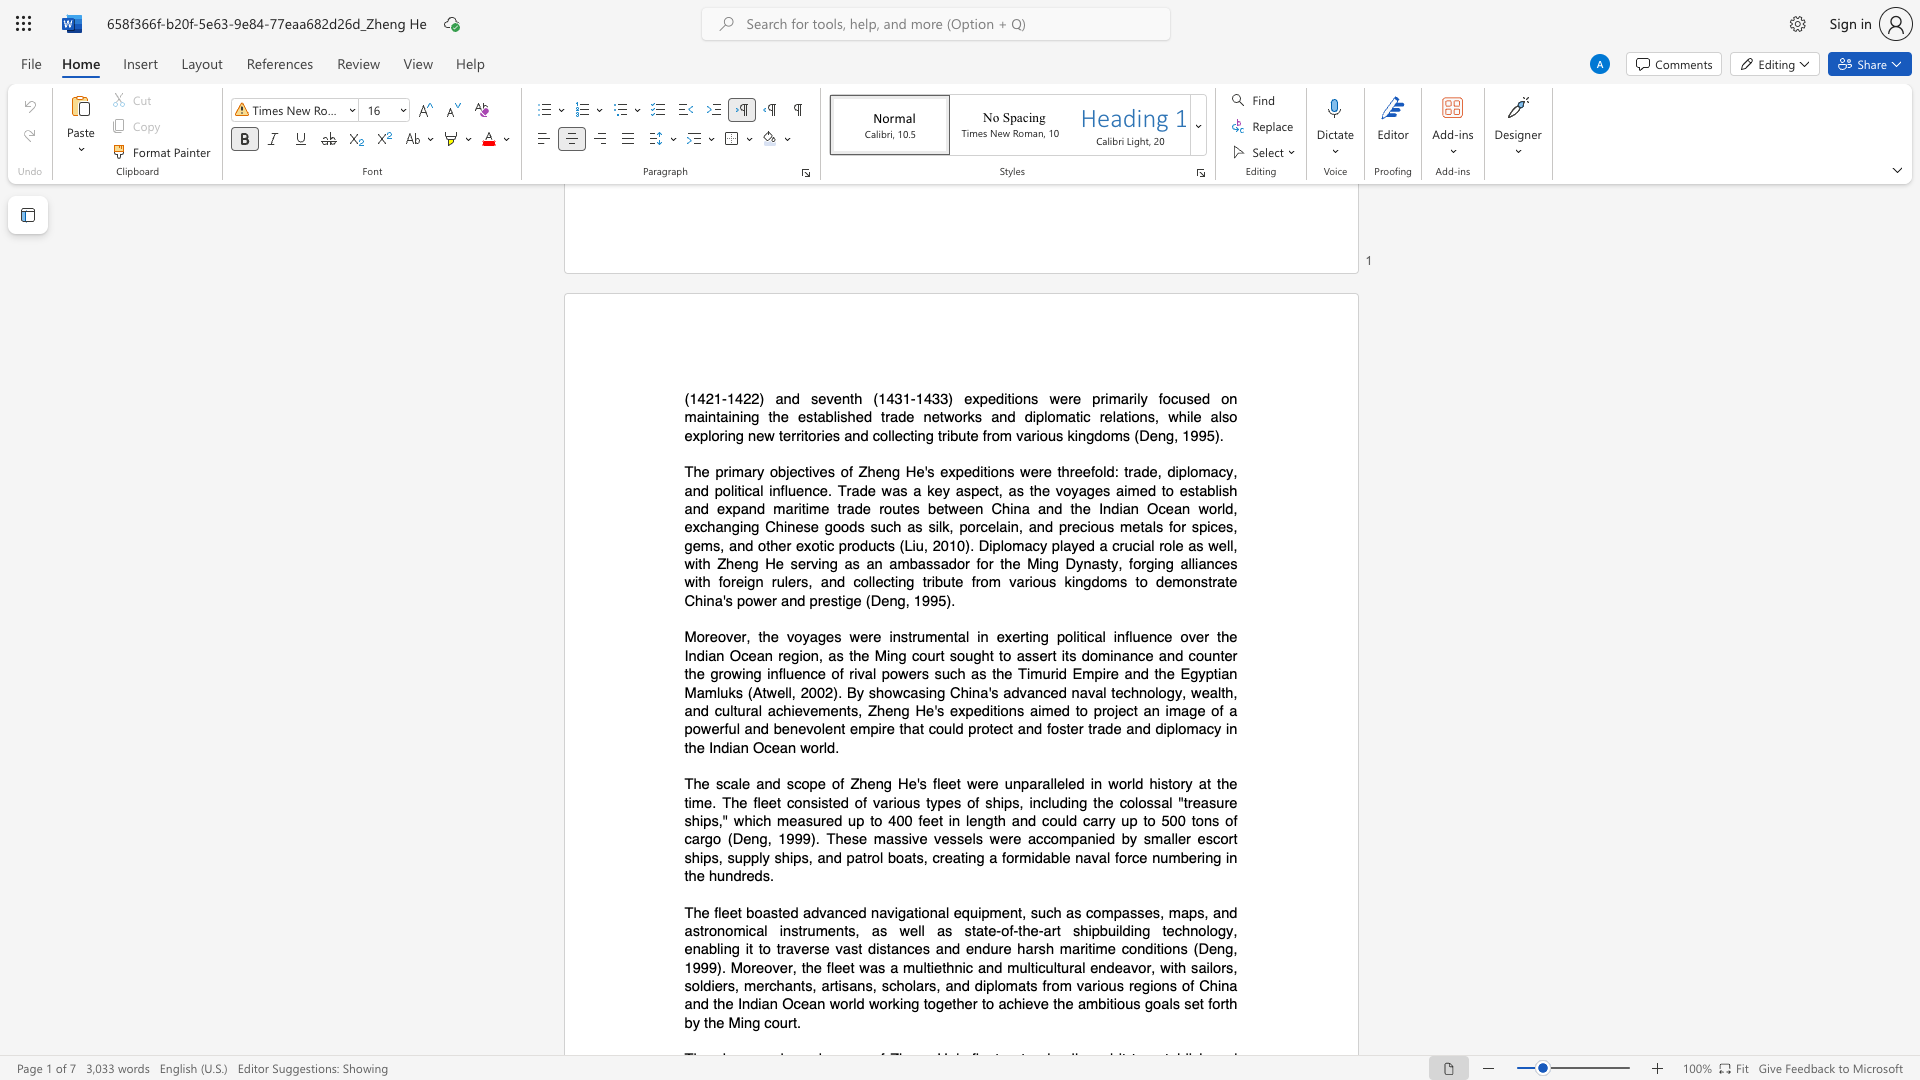 The image size is (1920, 1080). What do you see at coordinates (956, 655) in the screenshot?
I see `the subset text "ought to assert its dominance and count" within the text "Moreover, the voyages were instrumental in exerting political influence over the Indian Ocean region, as the Ming court sought to assert its dominance and counter the growing influence of rival powers such as the Timurid Empire and the Egyptian Mamluks (Atwell, 2002). By"` at bounding box center [956, 655].